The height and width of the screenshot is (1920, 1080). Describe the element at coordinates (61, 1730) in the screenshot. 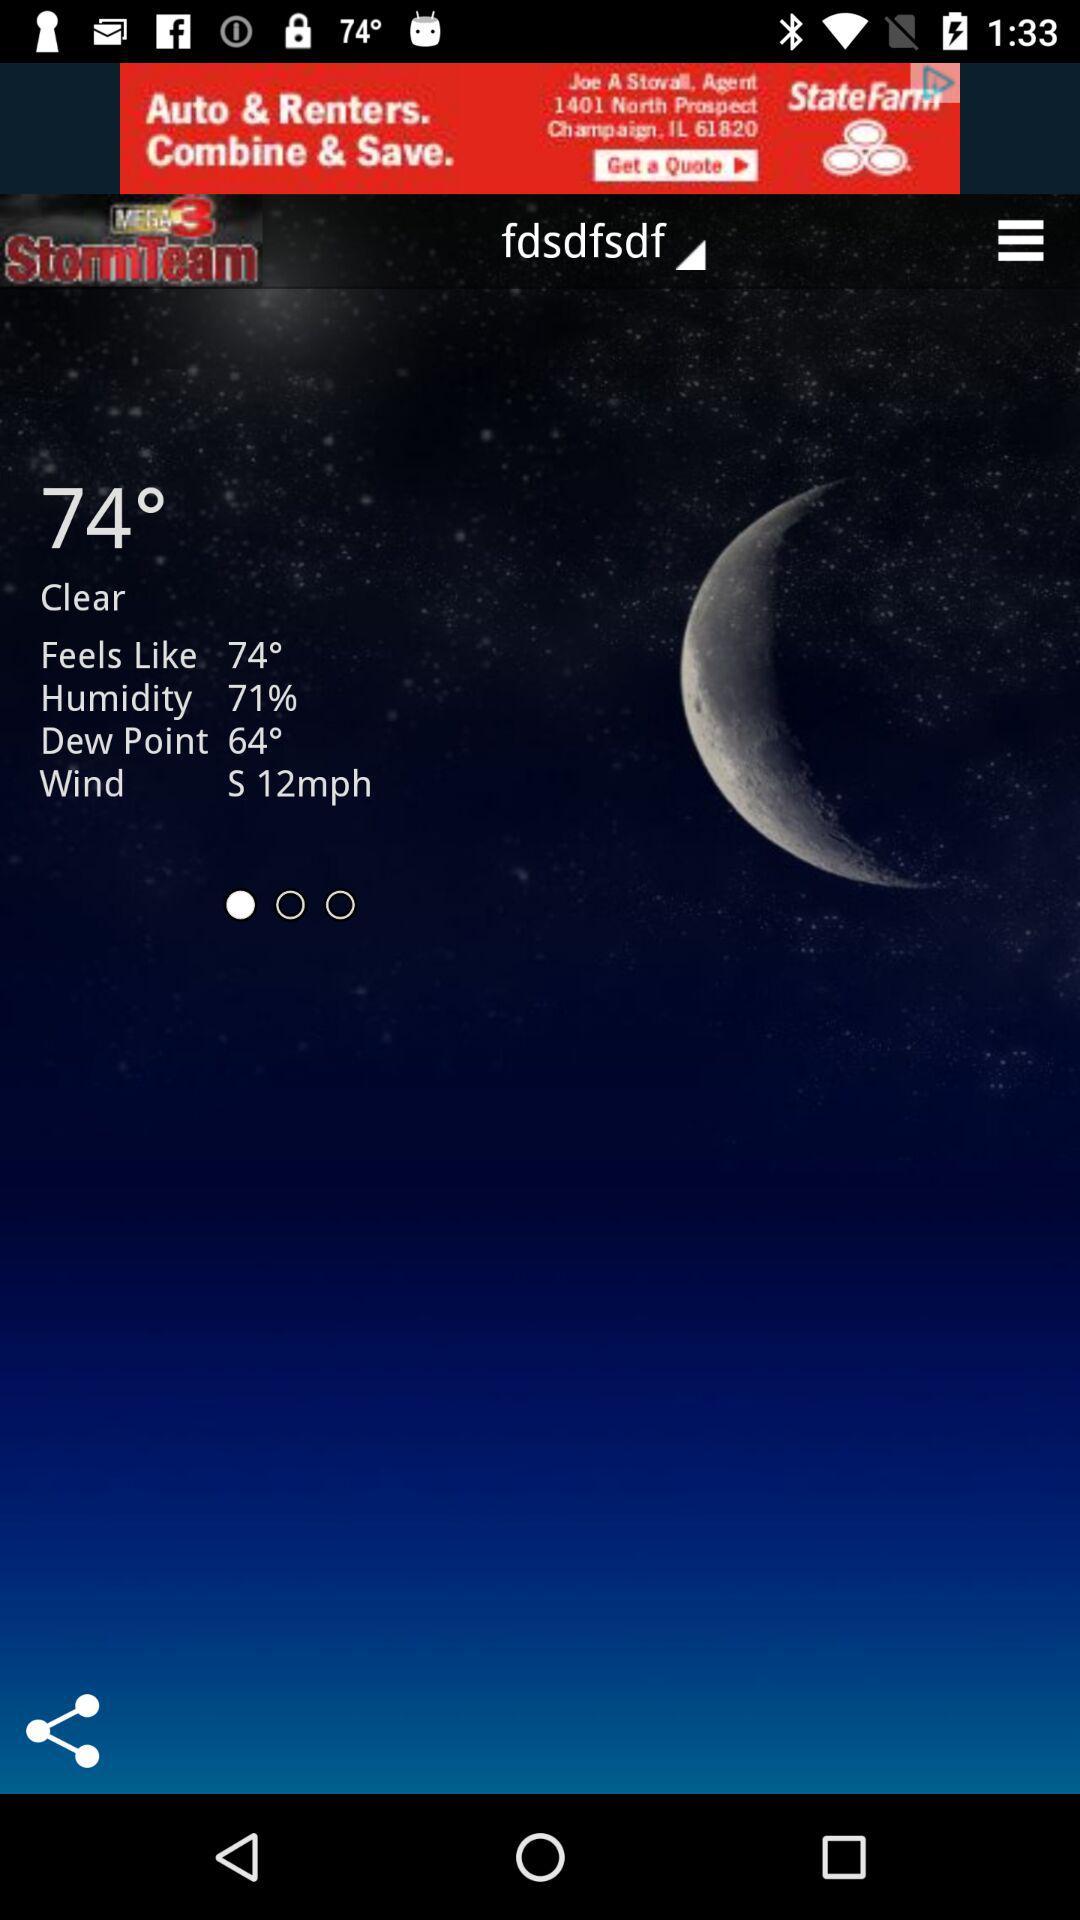

I see `the share icon` at that location.